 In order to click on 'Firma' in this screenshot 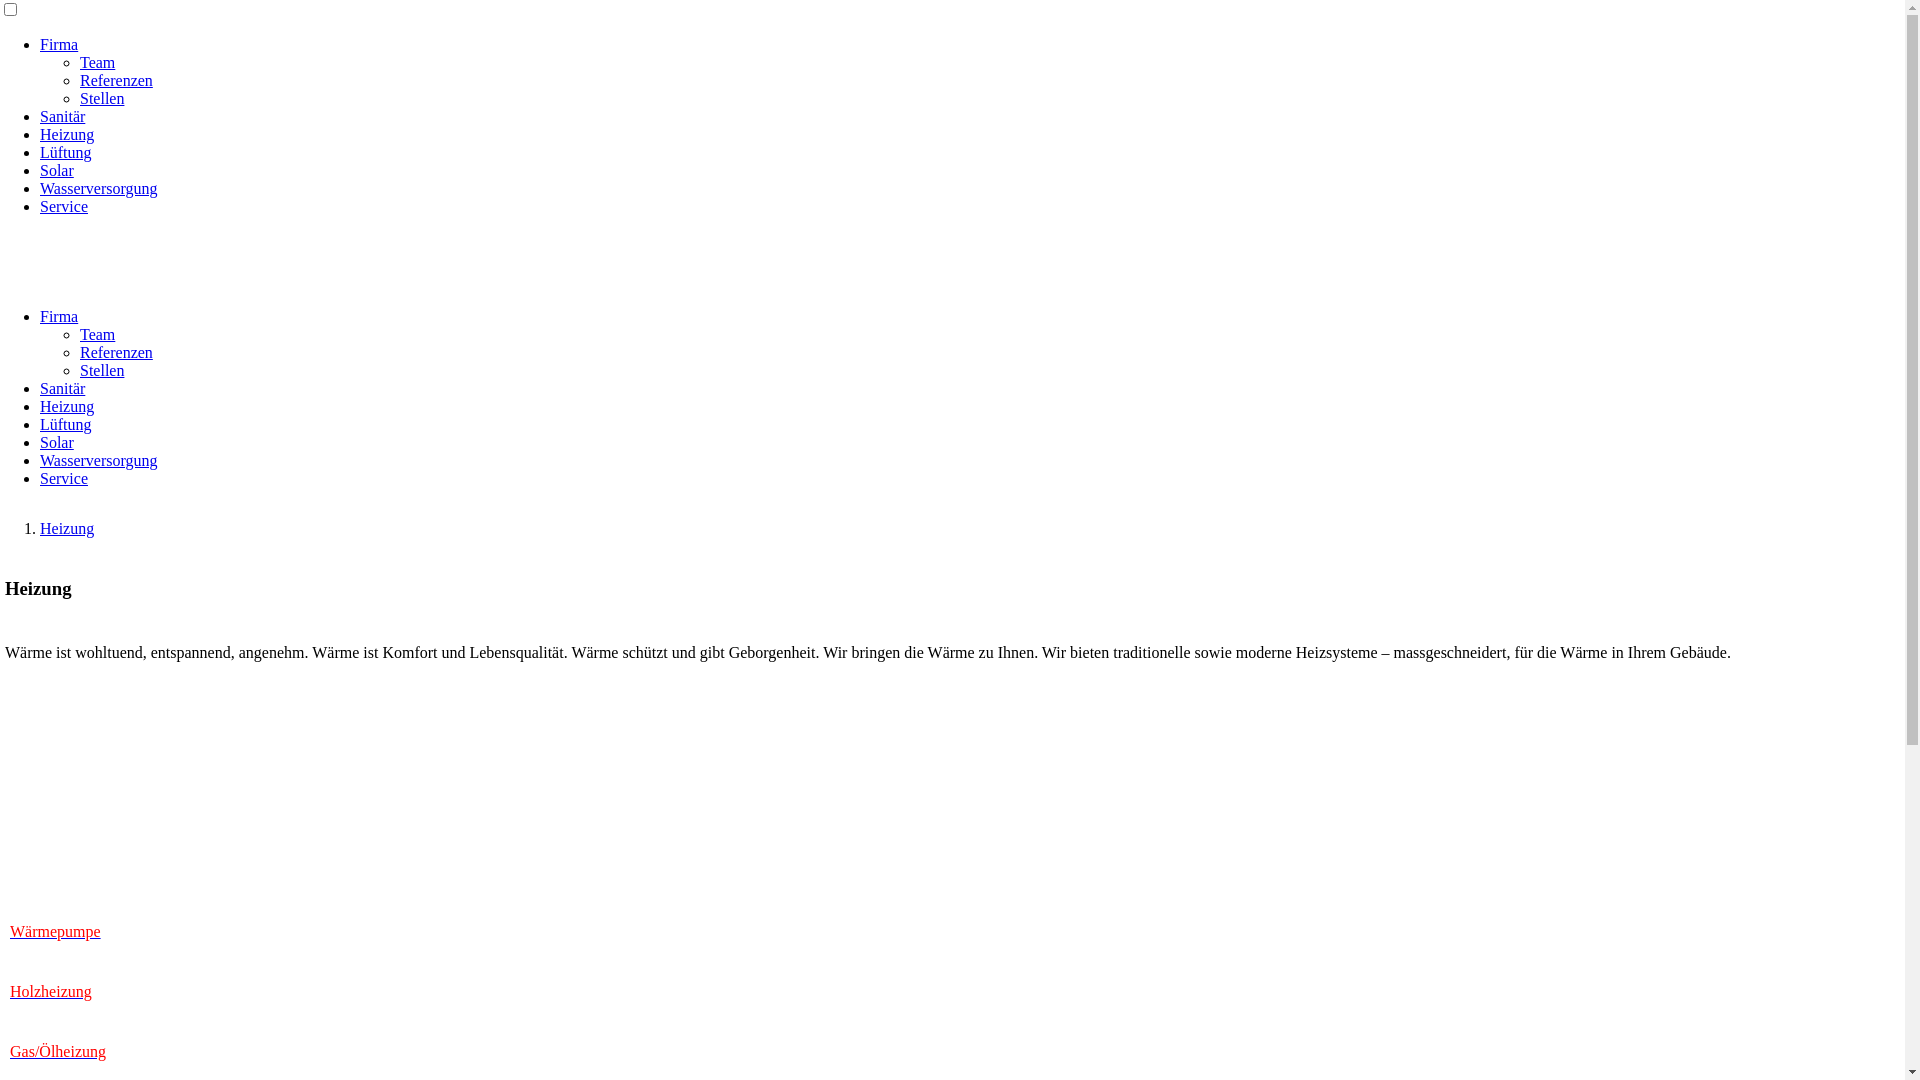, I will do `click(58, 44)`.